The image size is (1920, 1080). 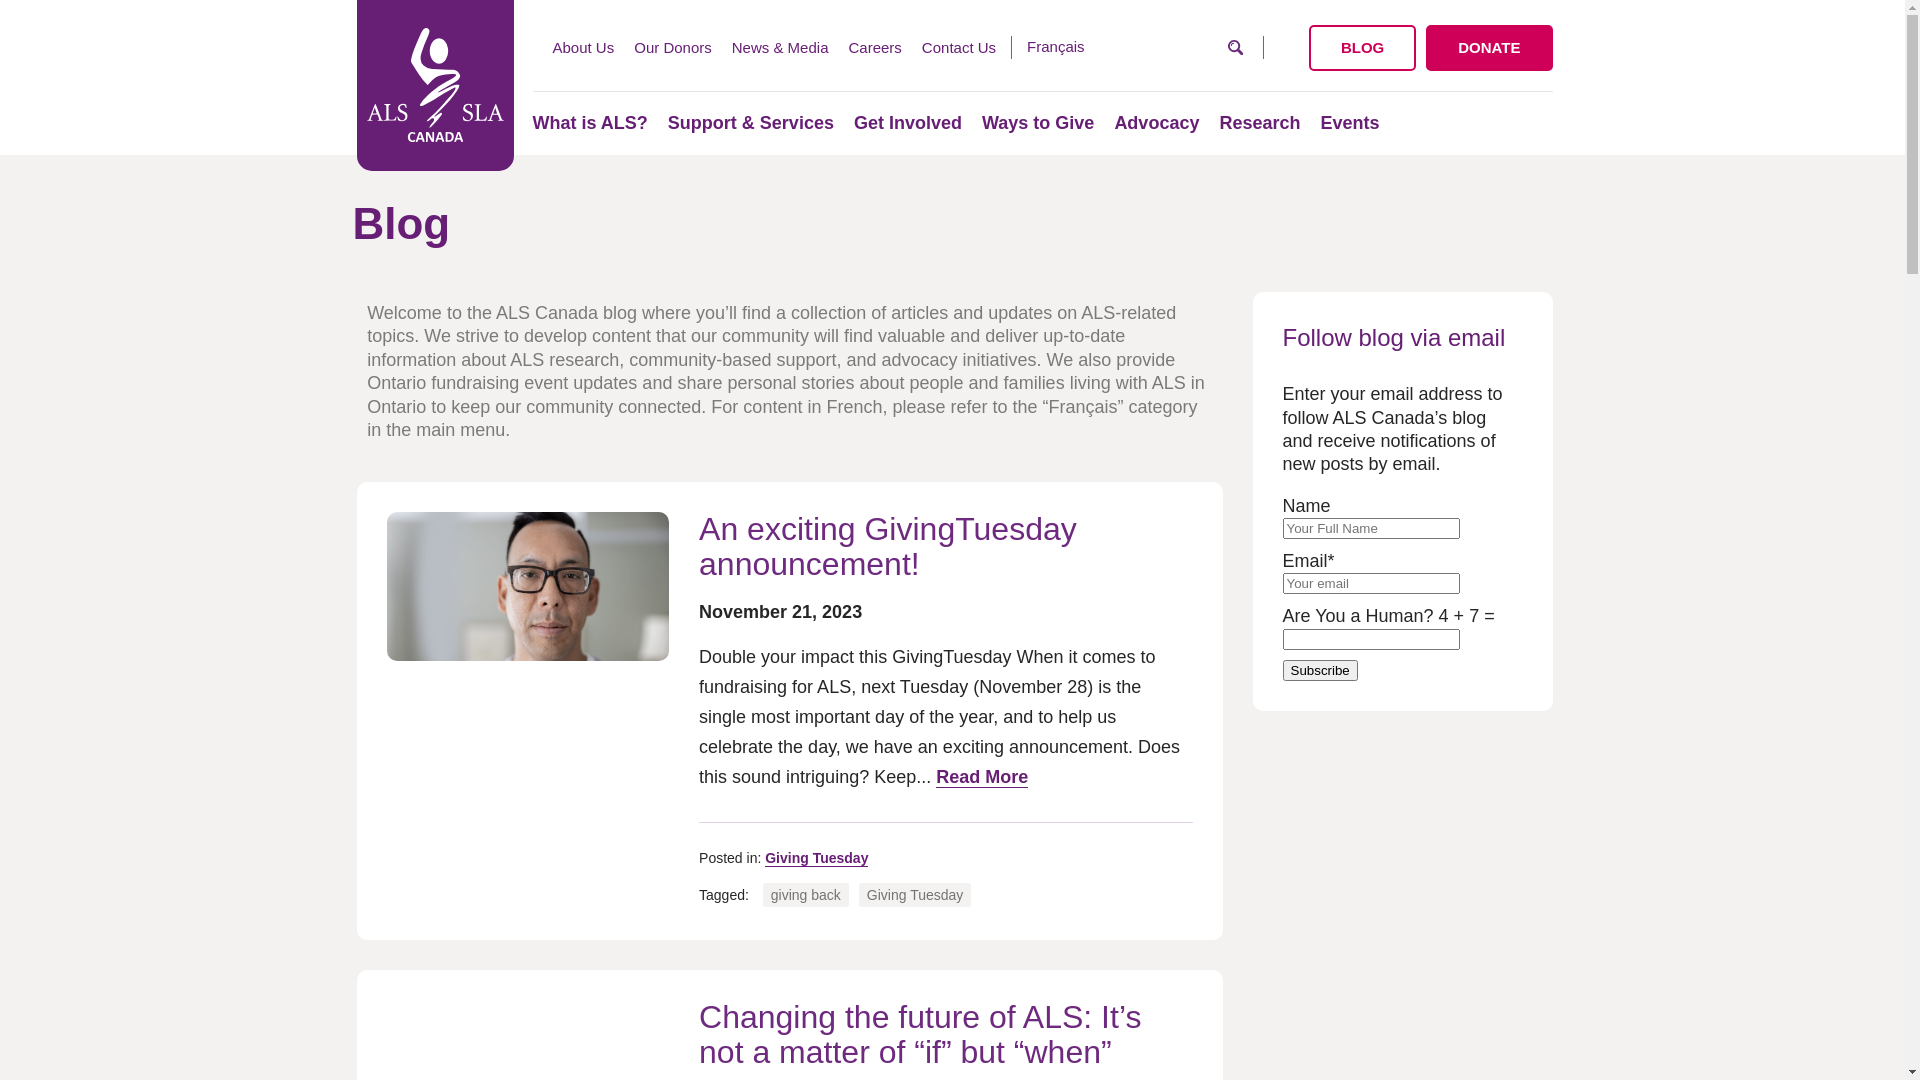 I want to click on 'Support & Services', so click(x=667, y=123).